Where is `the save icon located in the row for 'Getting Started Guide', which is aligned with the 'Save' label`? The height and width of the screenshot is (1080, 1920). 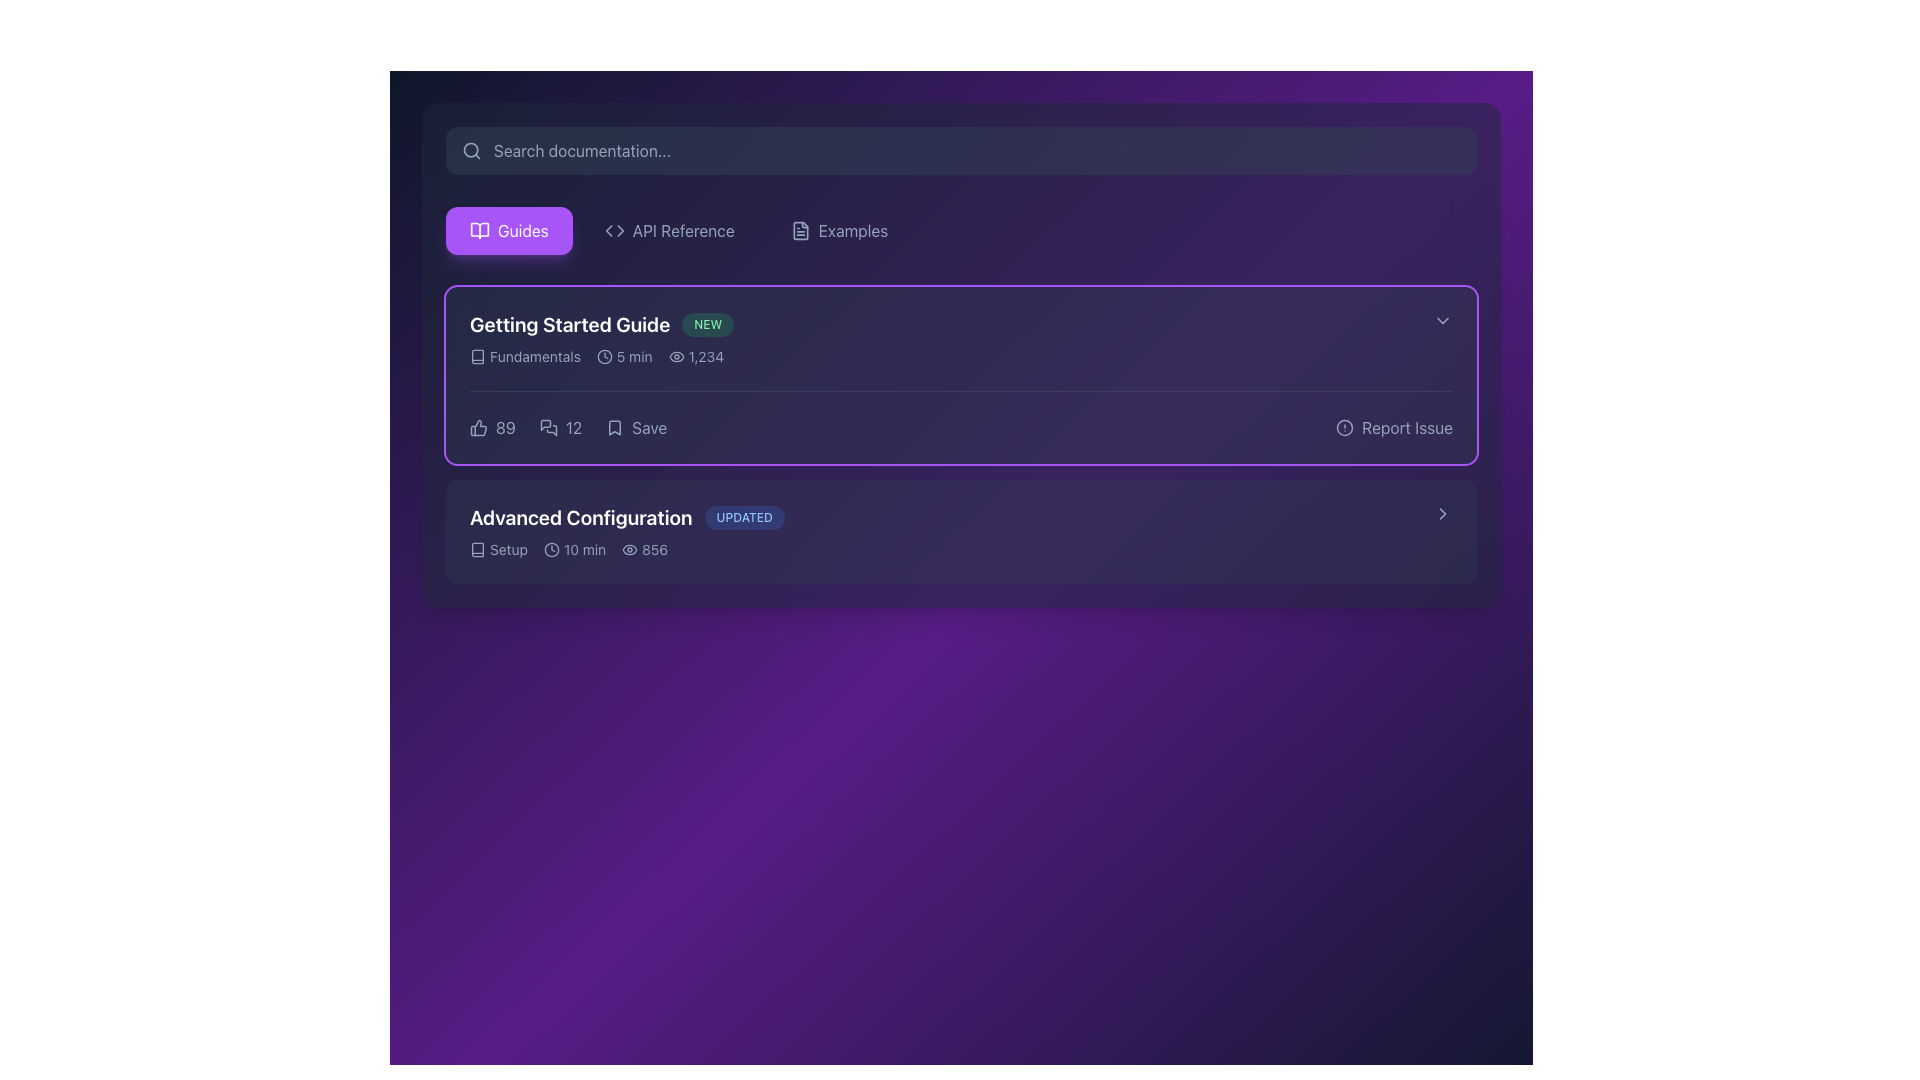 the save icon located in the row for 'Getting Started Guide', which is aligned with the 'Save' label is located at coordinates (614, 427).